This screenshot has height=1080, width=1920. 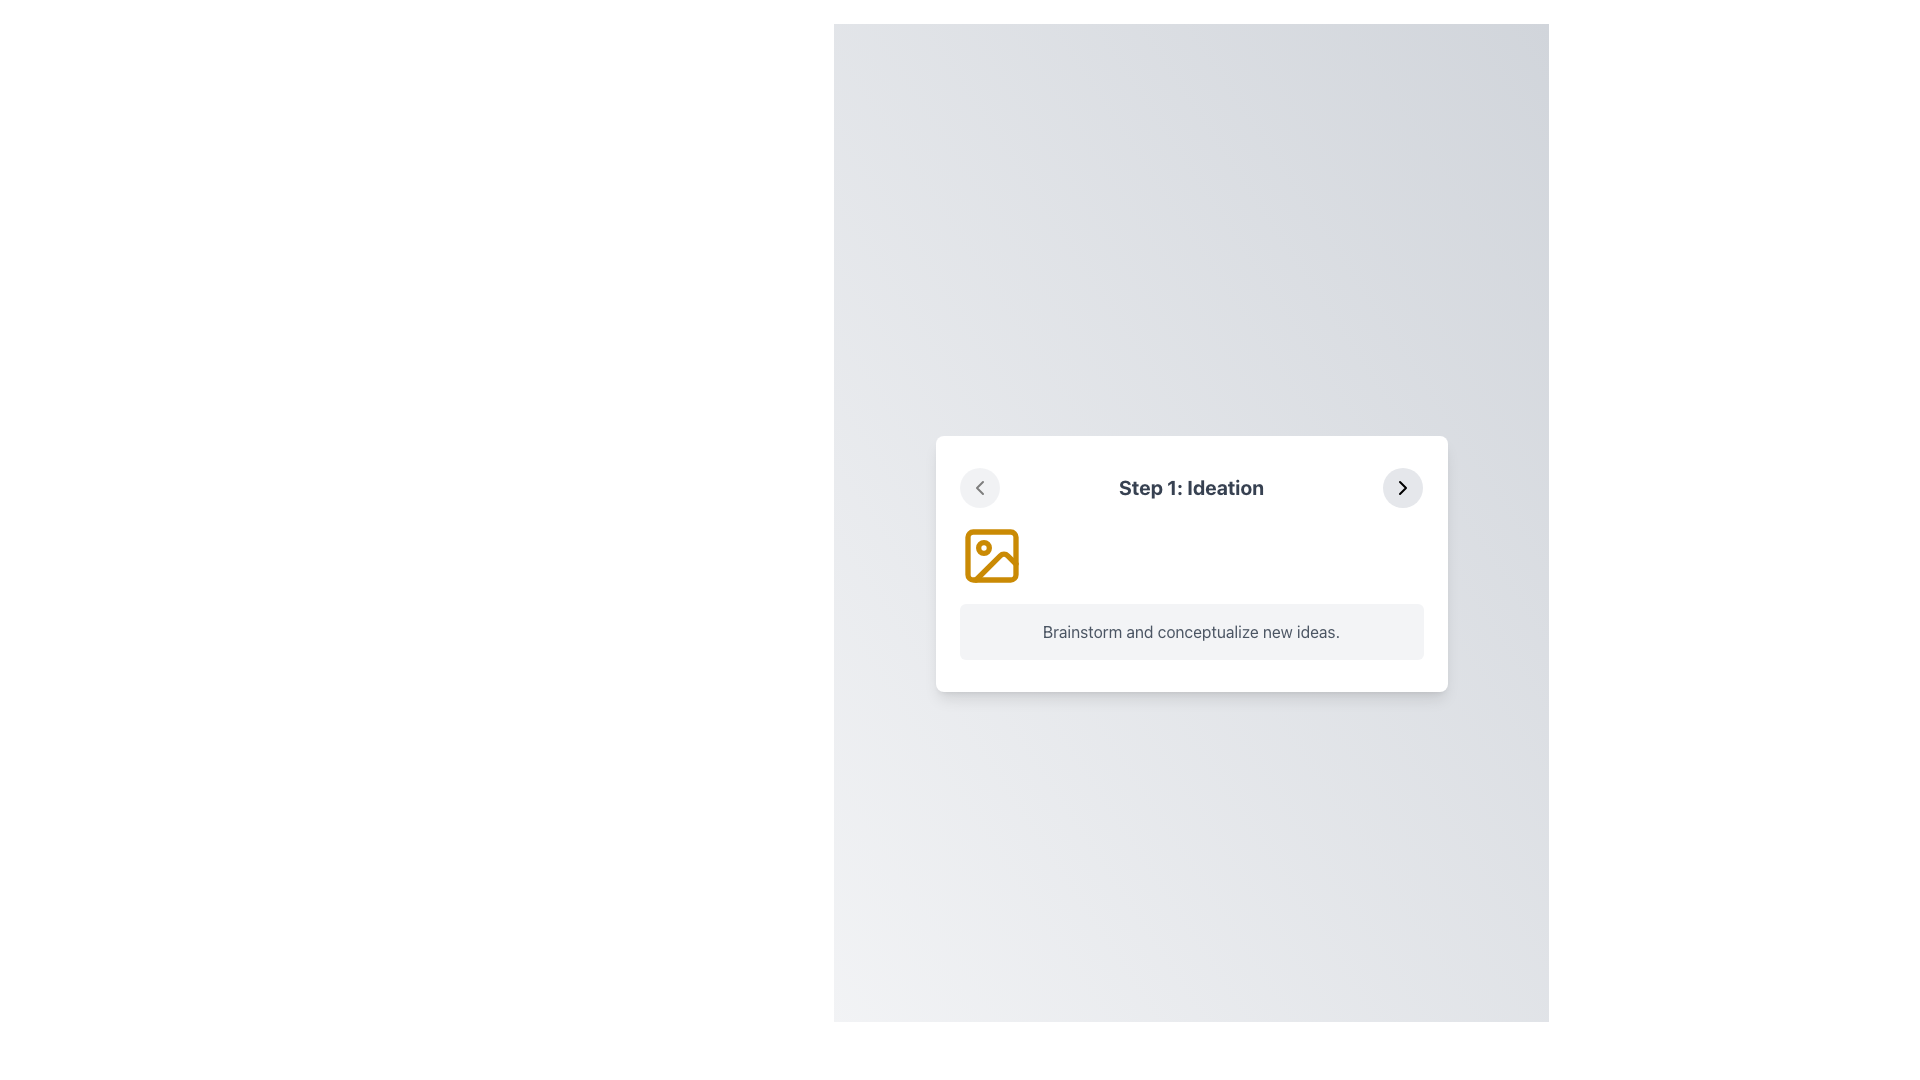 What do you see at coordinates (979, 488) in the screenshot?
I see `the small chevron-like symbol near the top-right corner of the interface, adjacent to the 'Step 1: Ideation' text` at bounding box center [979, 488].